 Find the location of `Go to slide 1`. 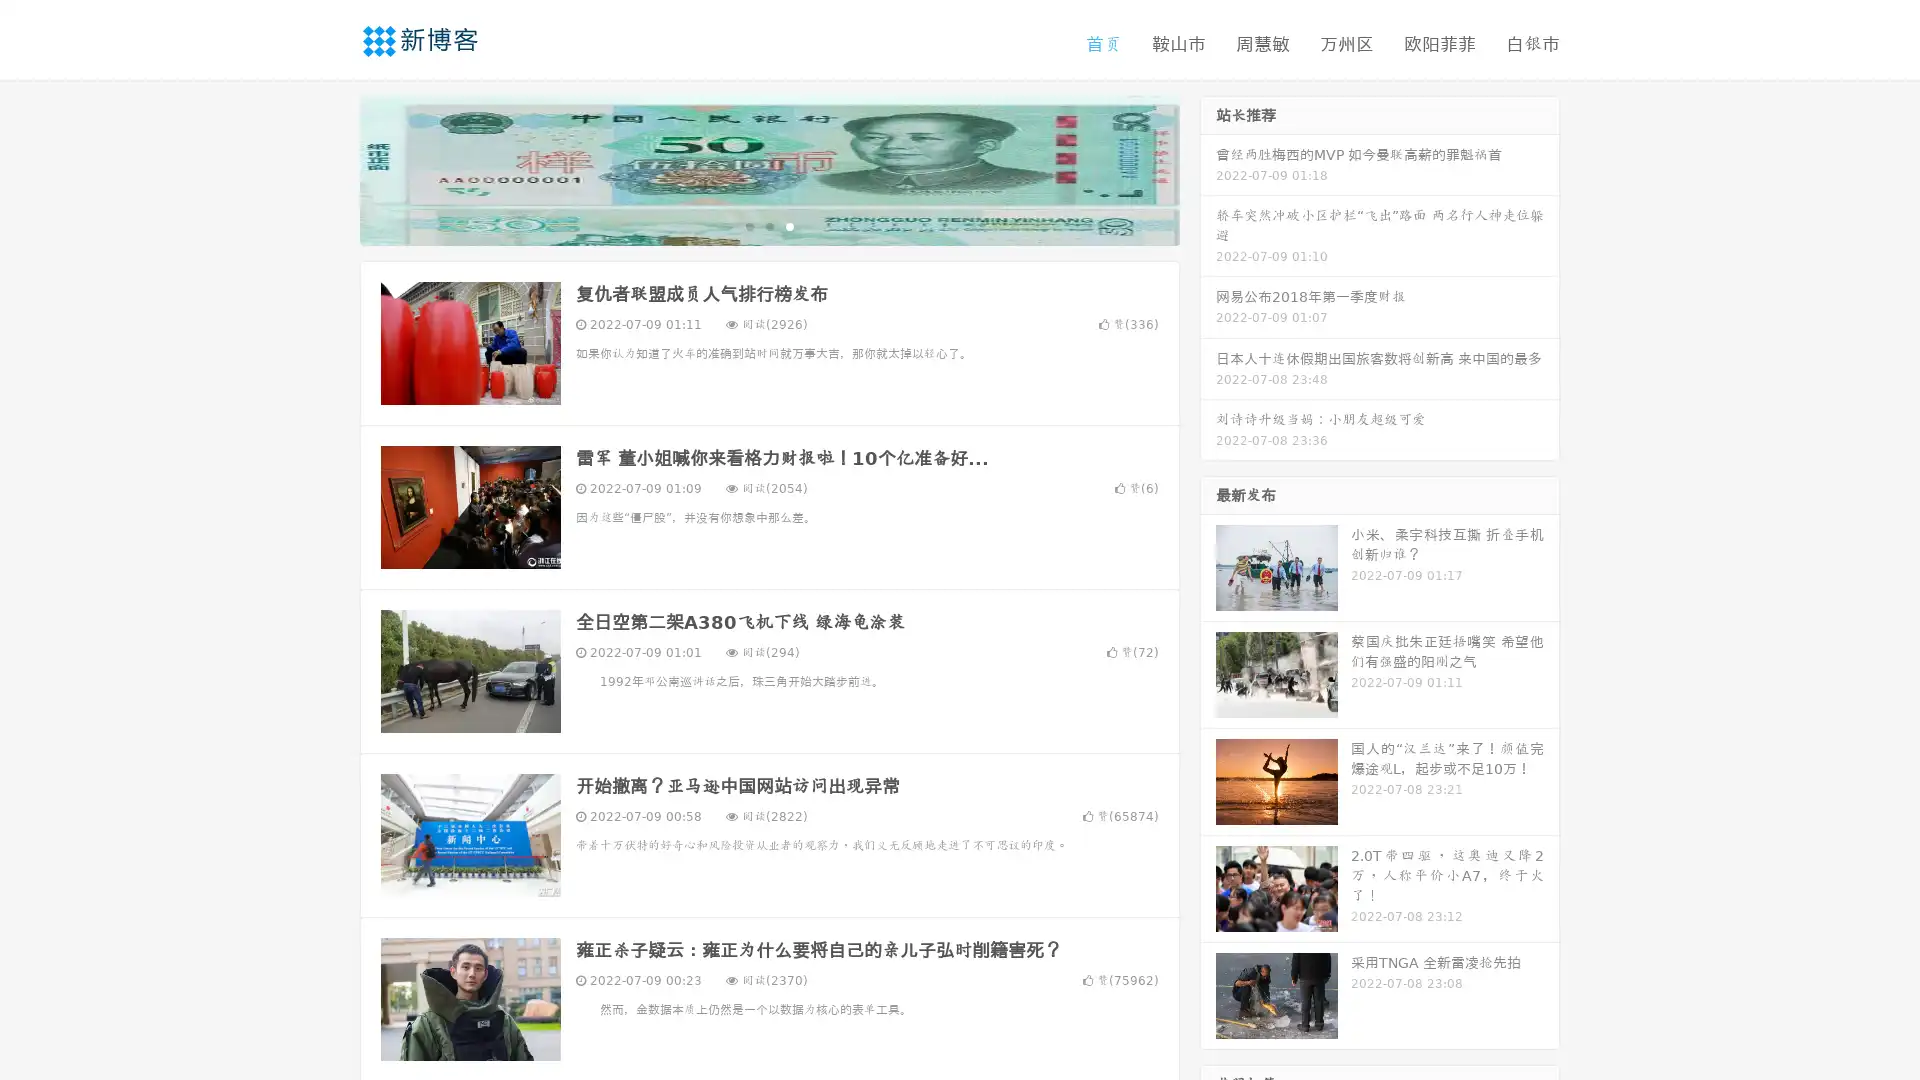

Go to slide 1 is located at coordinates (748, 225).